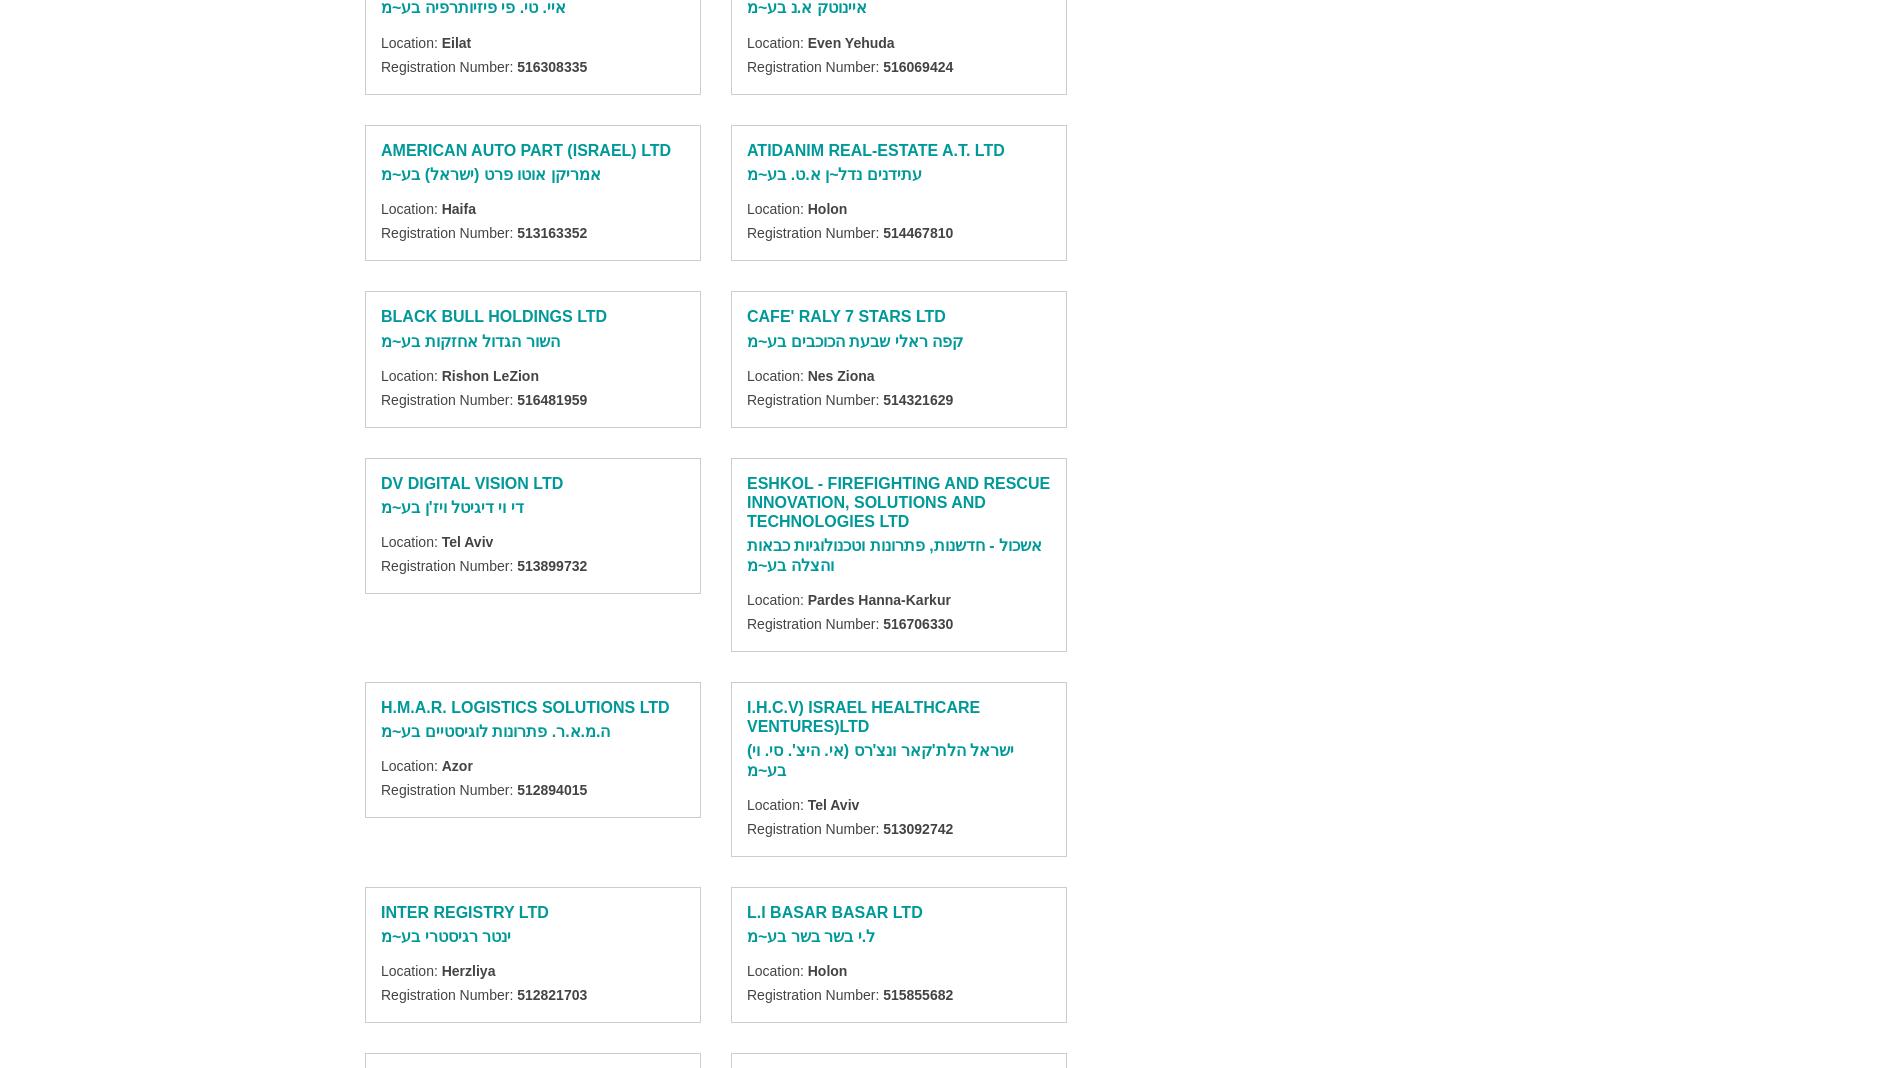 This screenshot has width=1900, height=1068. I want to click on 'BLACK BULL HOLDINGS  LTD', so click(494, 315).